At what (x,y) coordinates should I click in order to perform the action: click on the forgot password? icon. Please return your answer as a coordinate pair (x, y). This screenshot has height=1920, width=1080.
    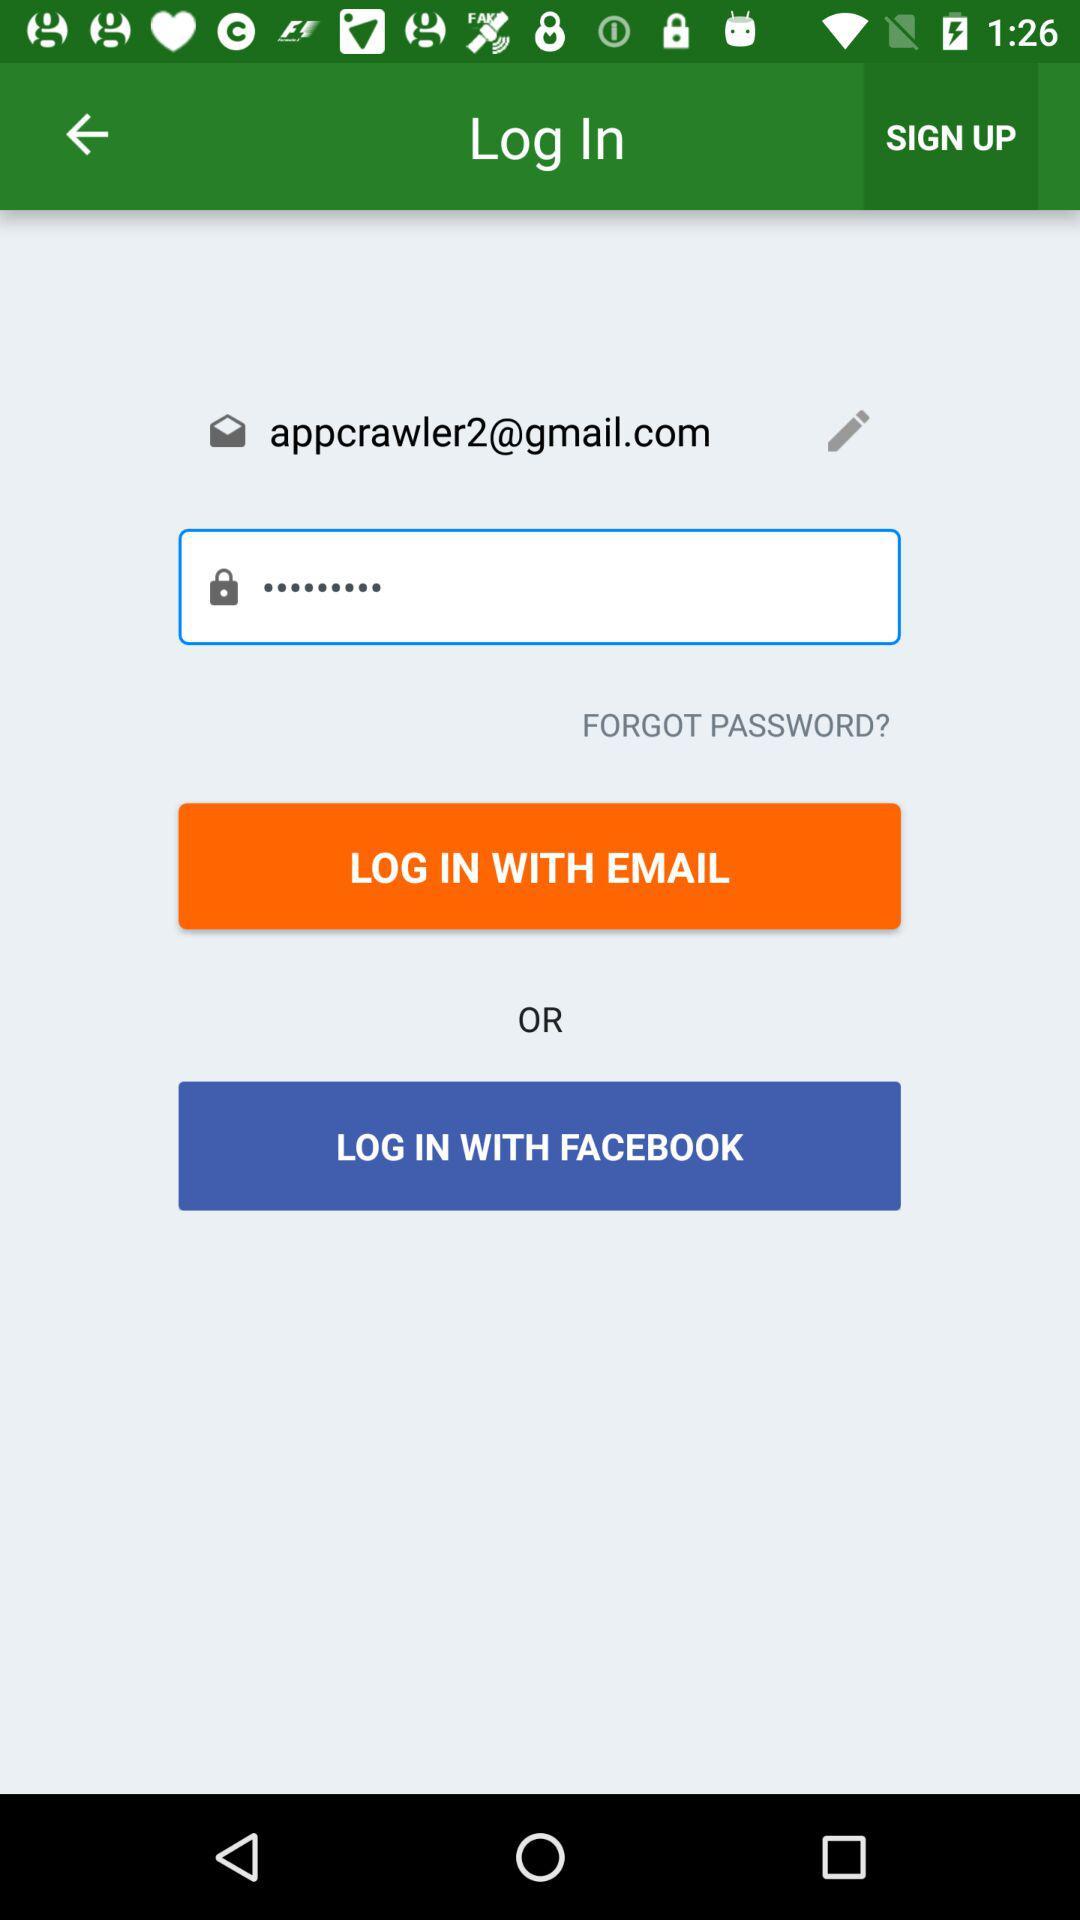
    Looking at the image, I should click on (736, 723).